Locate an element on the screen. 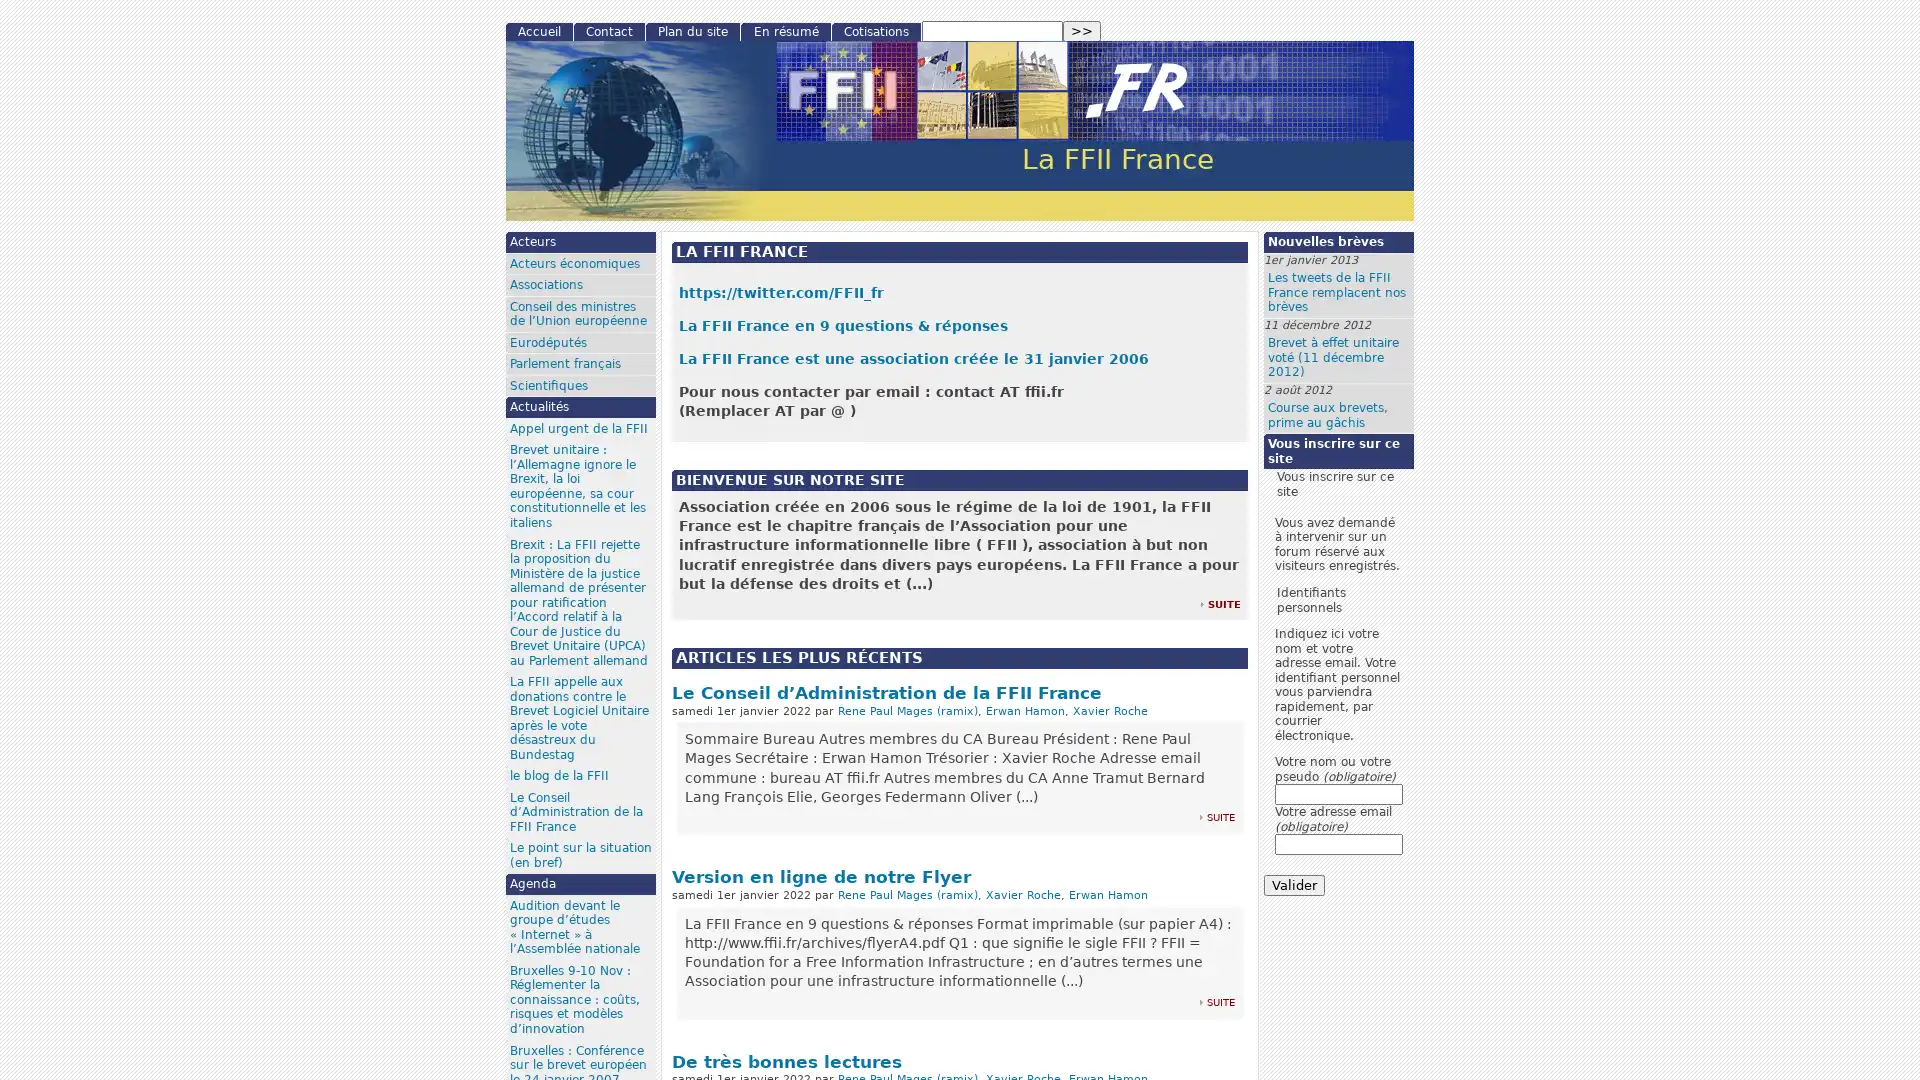 The height and width of the screenshot is (1080, 1920). Valider is located at coordinates (1294, 884).